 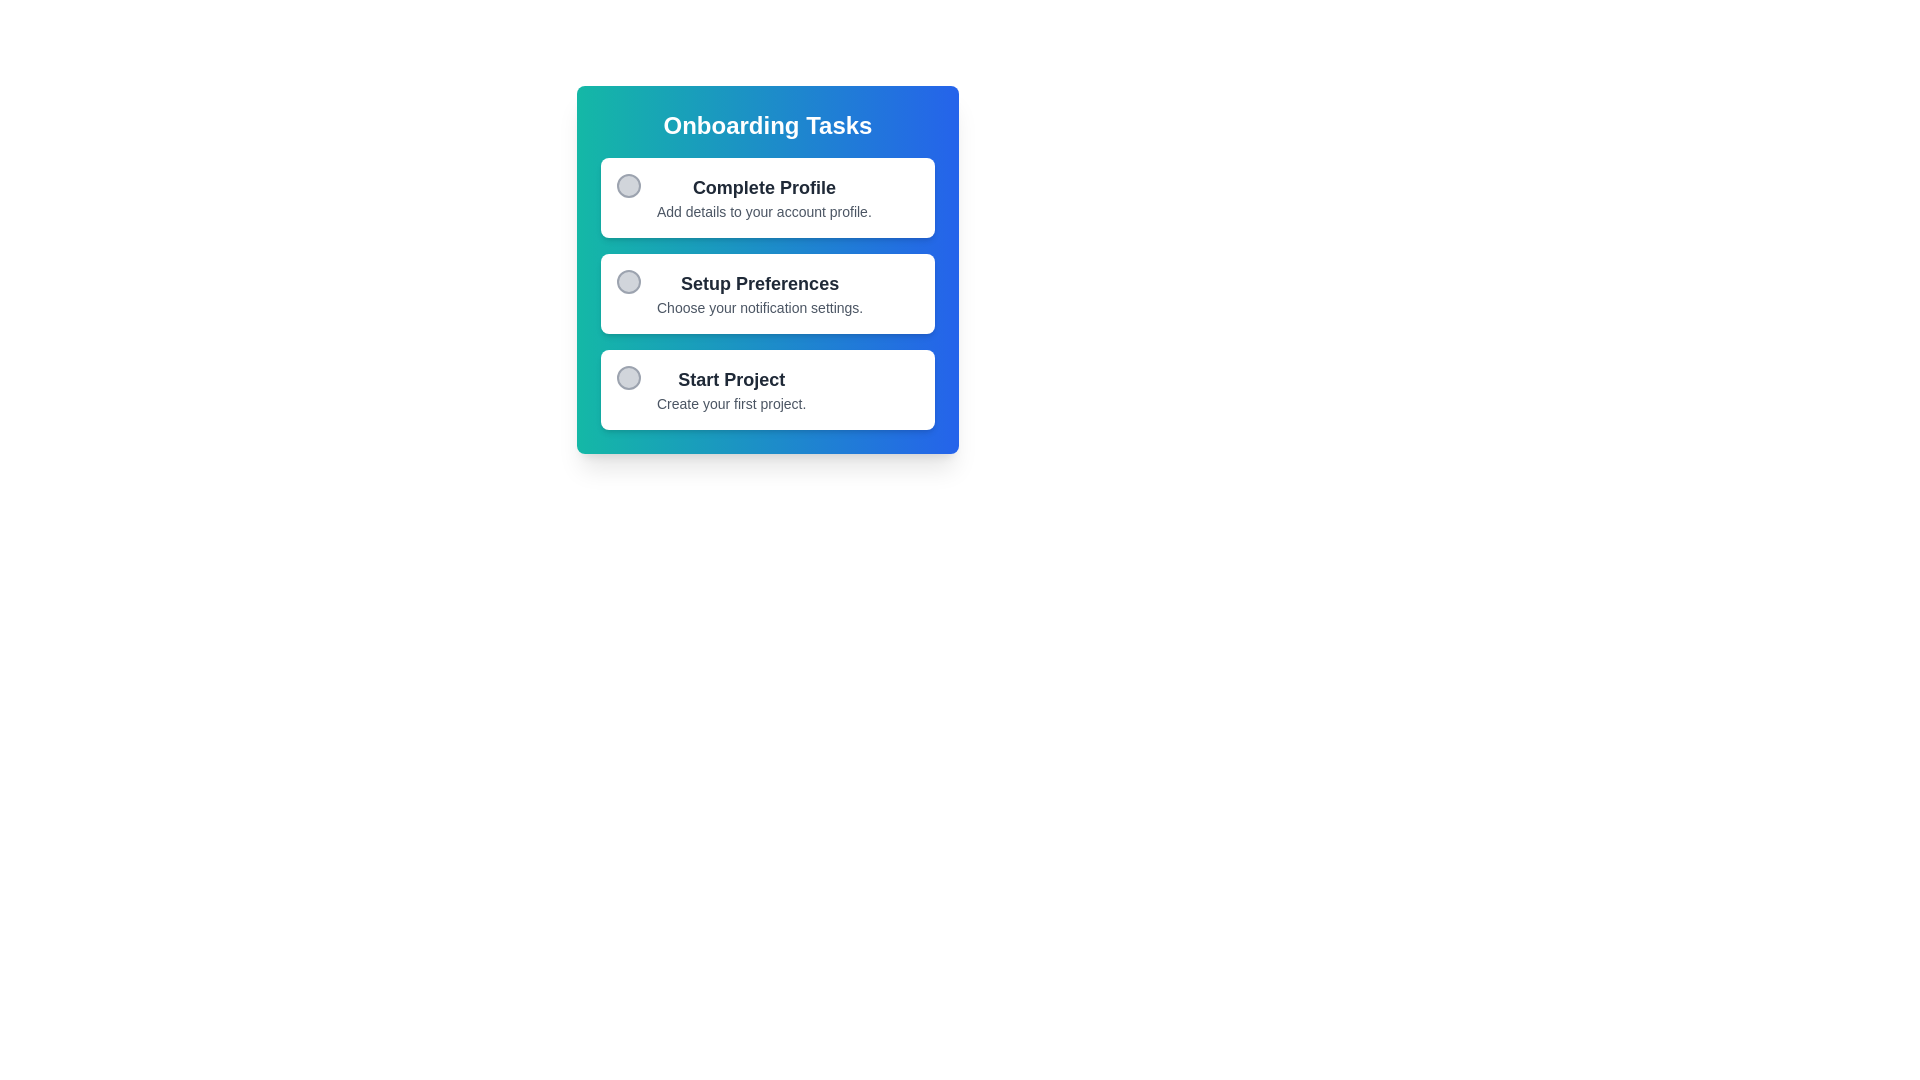 I want to click on the second selectable card in the onboarding interface, so click(x=767, y=293).